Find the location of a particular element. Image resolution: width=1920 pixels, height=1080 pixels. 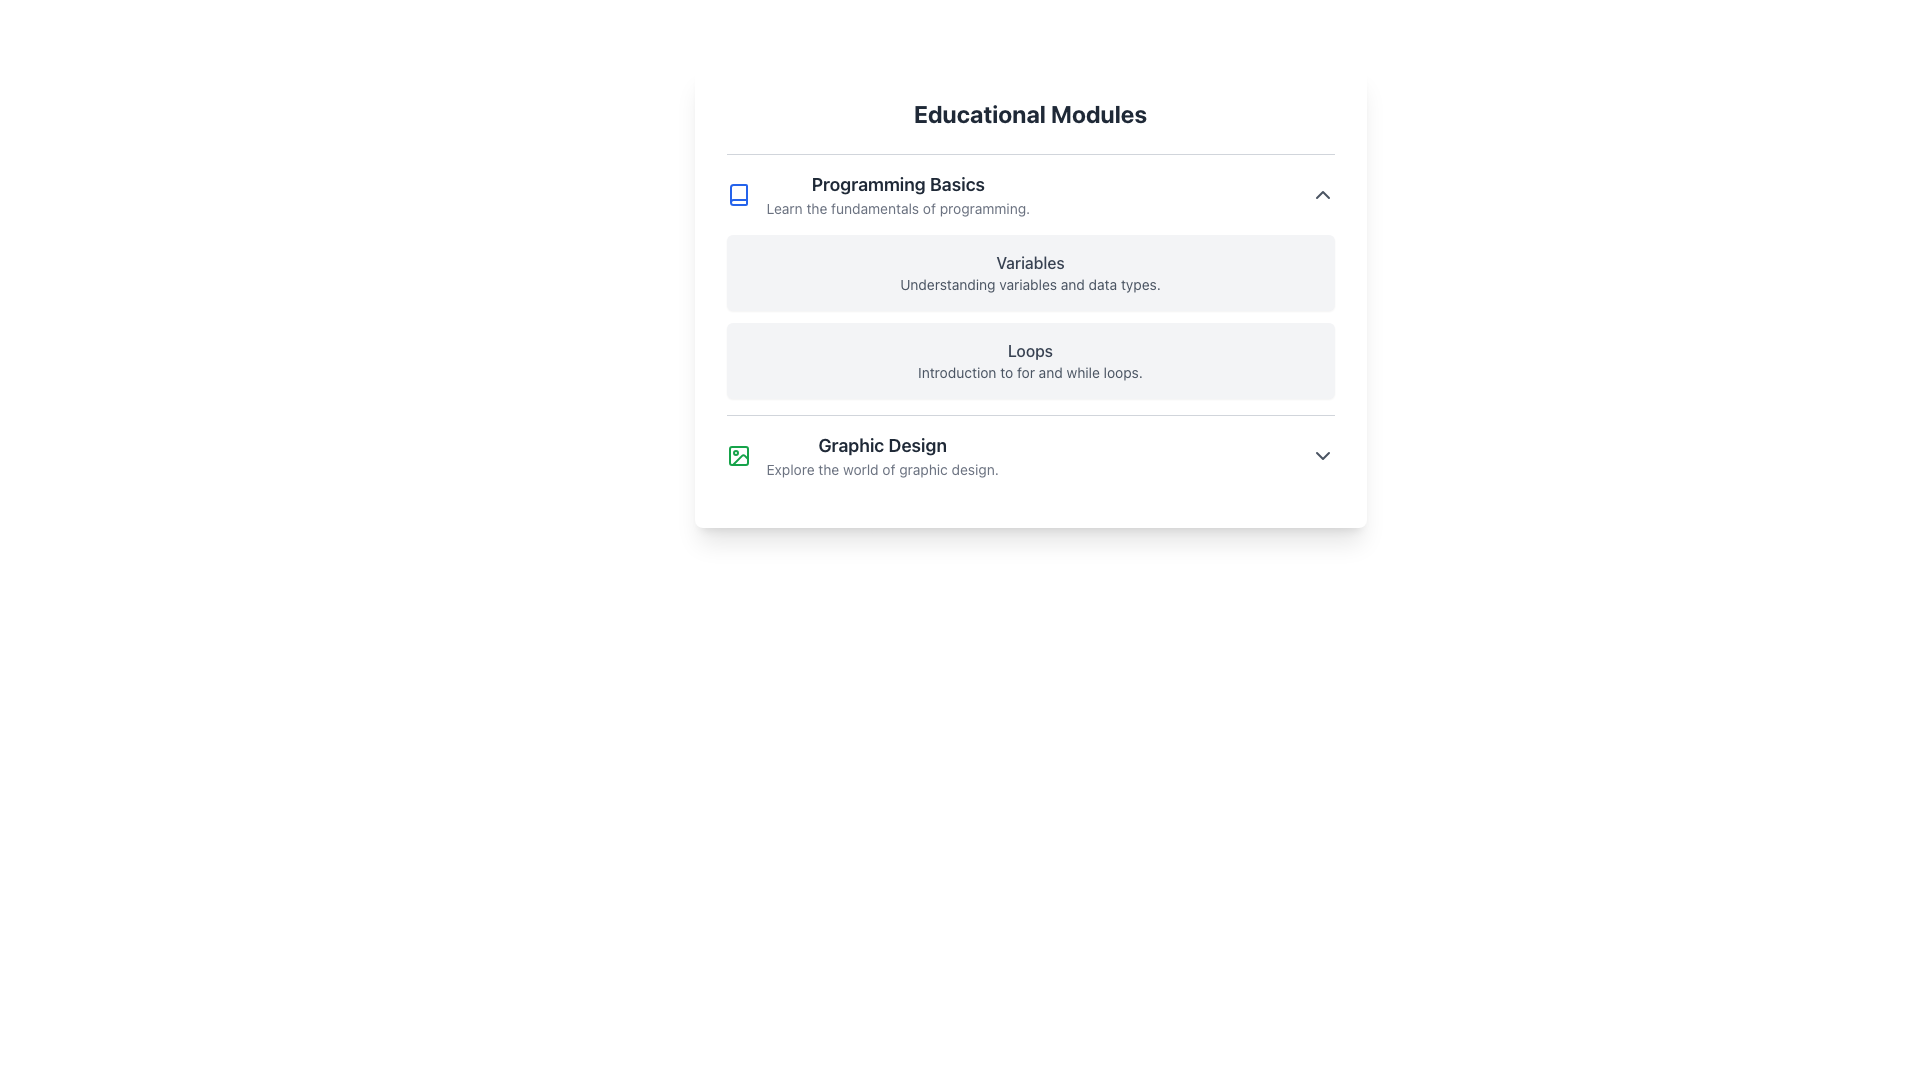

the Text block with a prominent title and subtitle for the 'Programming Basics' educational module, located near the top of the list under 'Educational Modules.' is located at coordinates (897, 195).